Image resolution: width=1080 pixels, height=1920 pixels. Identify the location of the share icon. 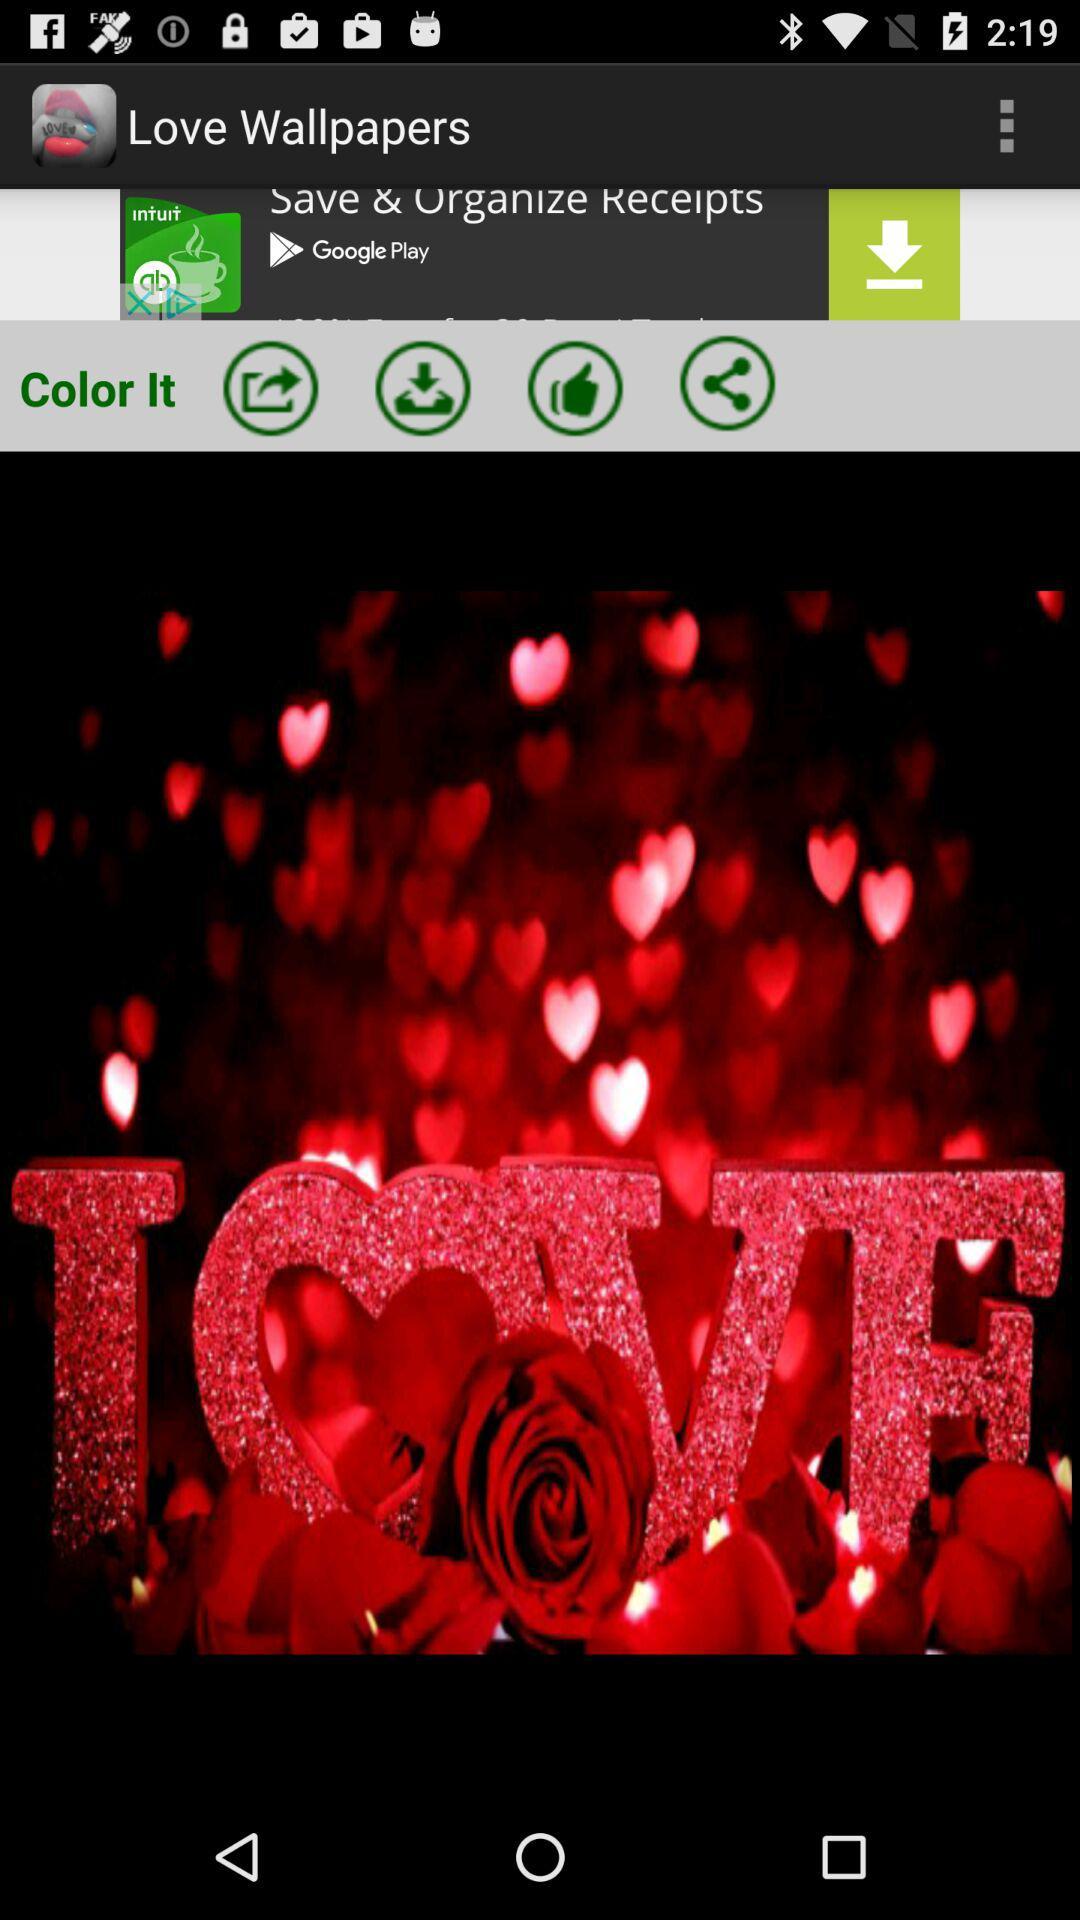
(727, 409).